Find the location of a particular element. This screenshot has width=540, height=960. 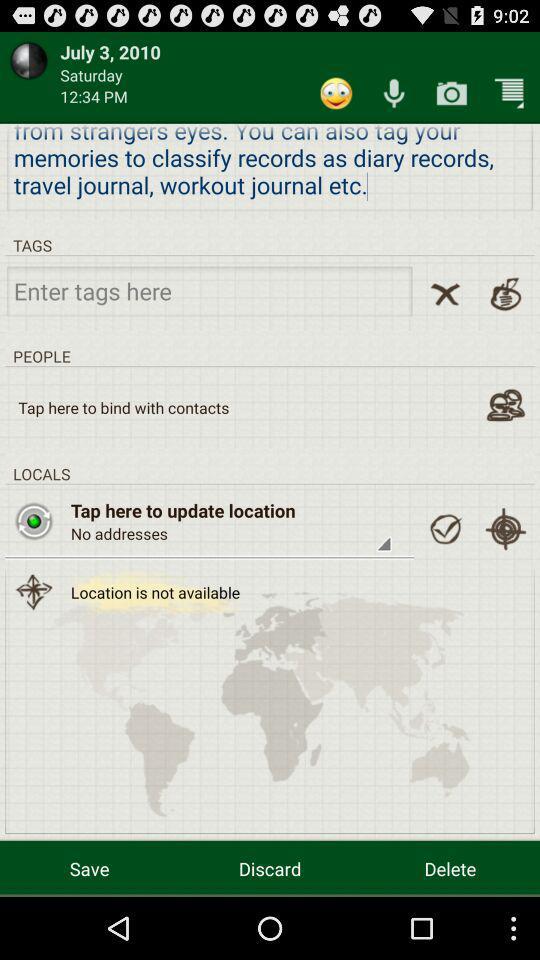

icon above the people app is located at coordinates (208, 289).